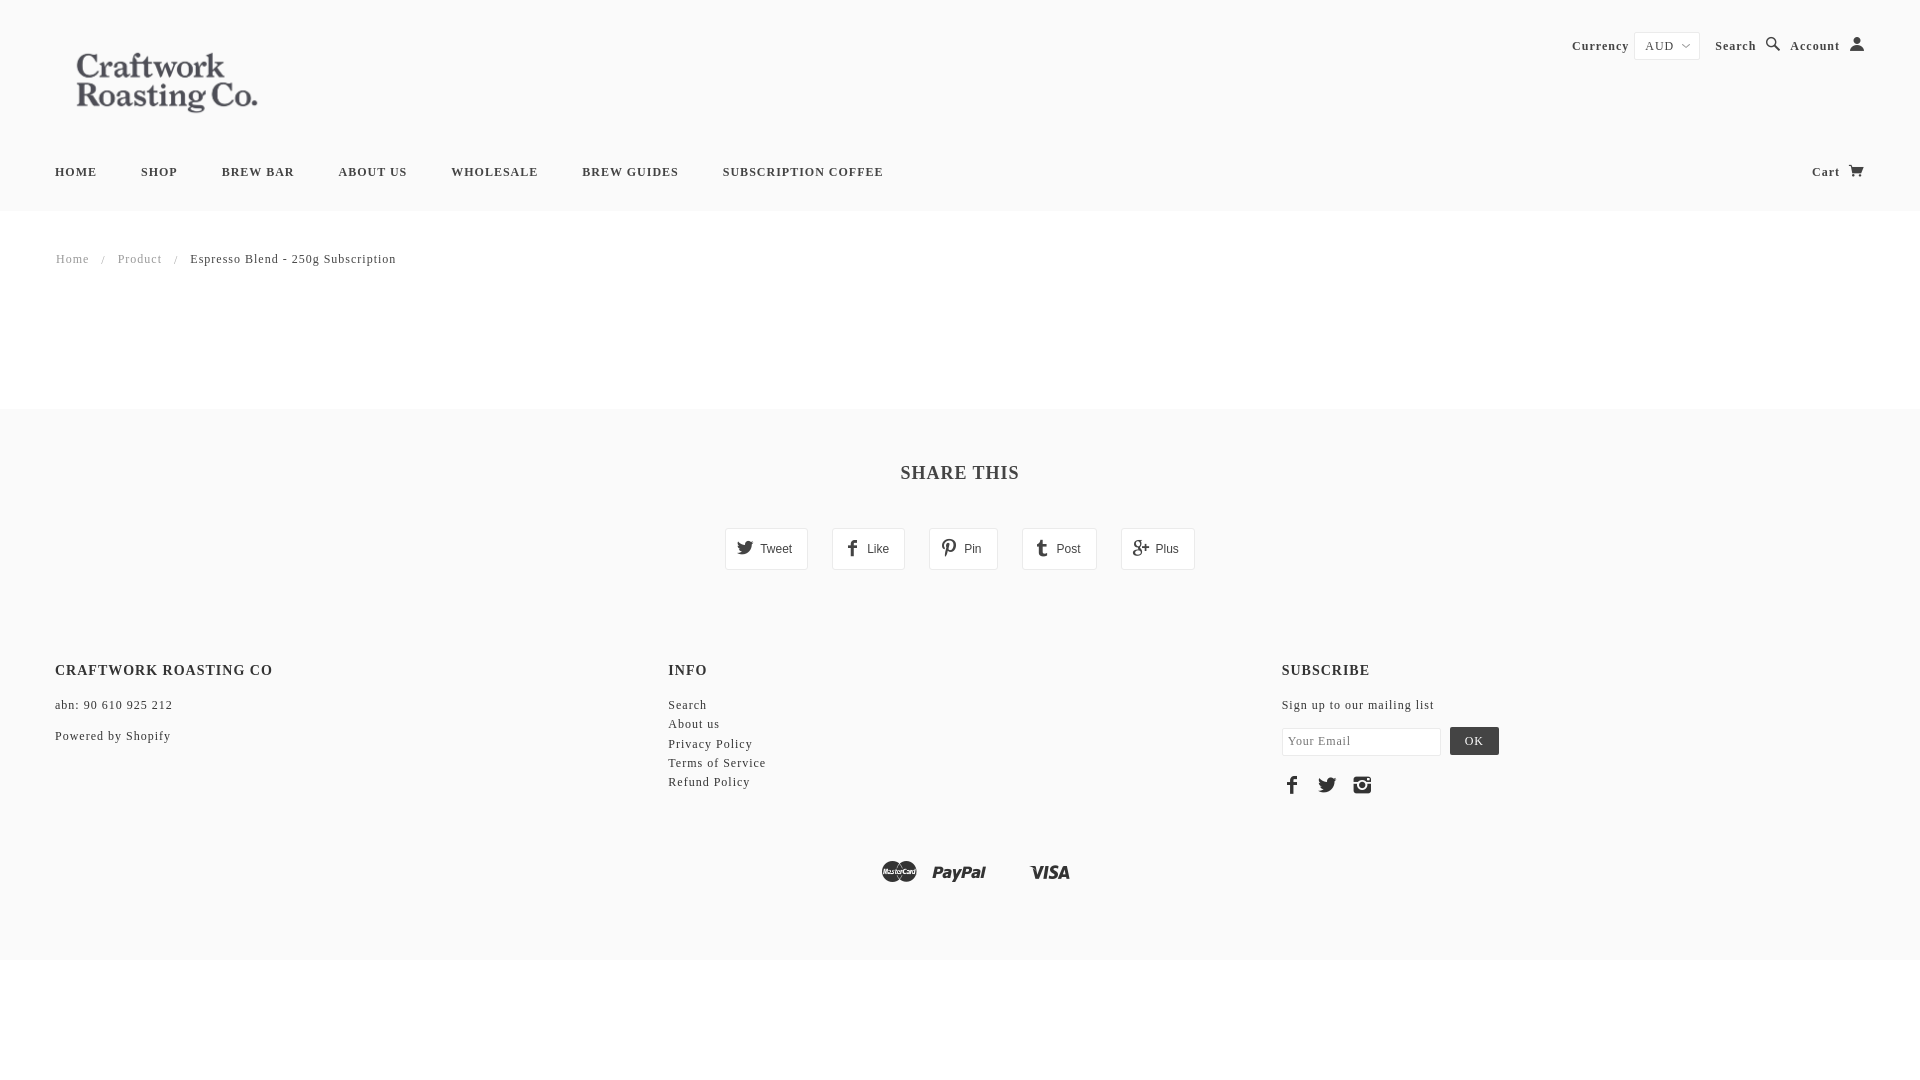 This screenshot has width=1920, height=1080. Describe the element at coordinates (494, 171) in the screenshot. I see `'WHOLESALE'` at that location.